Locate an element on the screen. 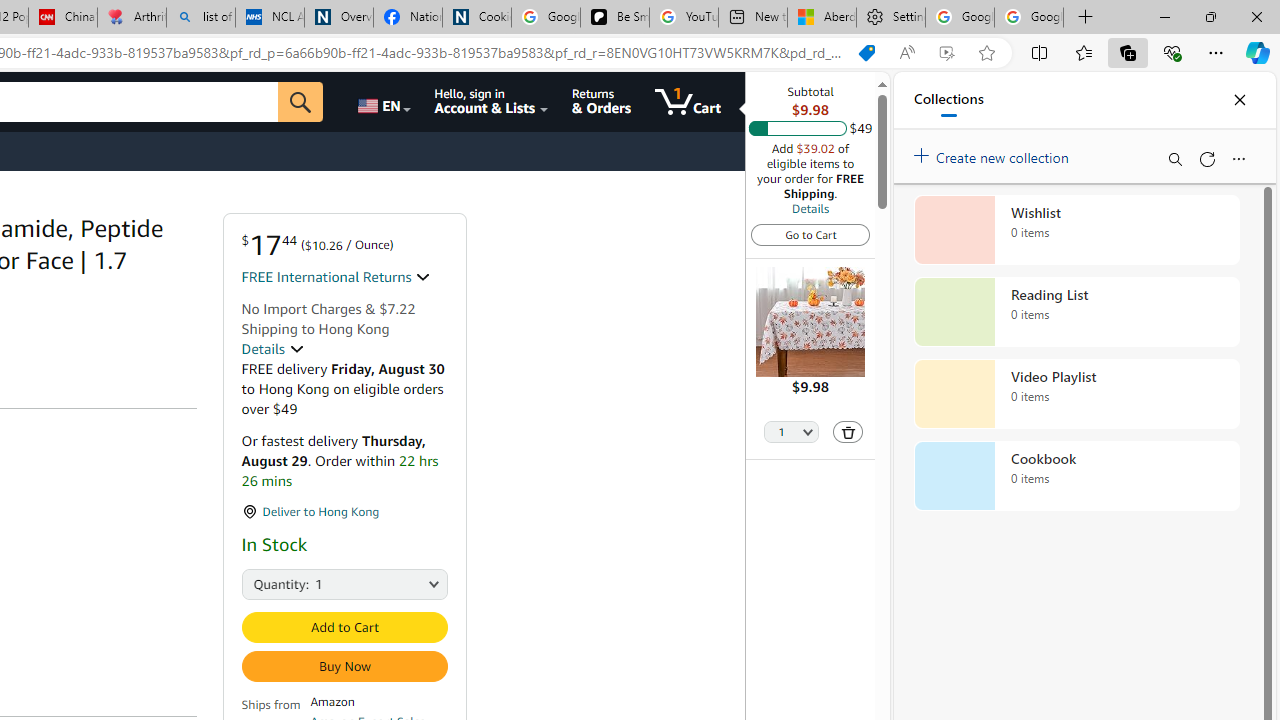 Image resolution: width=1280 pixels, height=720 pixels. 'Add this page to favorites (Ctrl+D)' is located at coordinates (986, 52).